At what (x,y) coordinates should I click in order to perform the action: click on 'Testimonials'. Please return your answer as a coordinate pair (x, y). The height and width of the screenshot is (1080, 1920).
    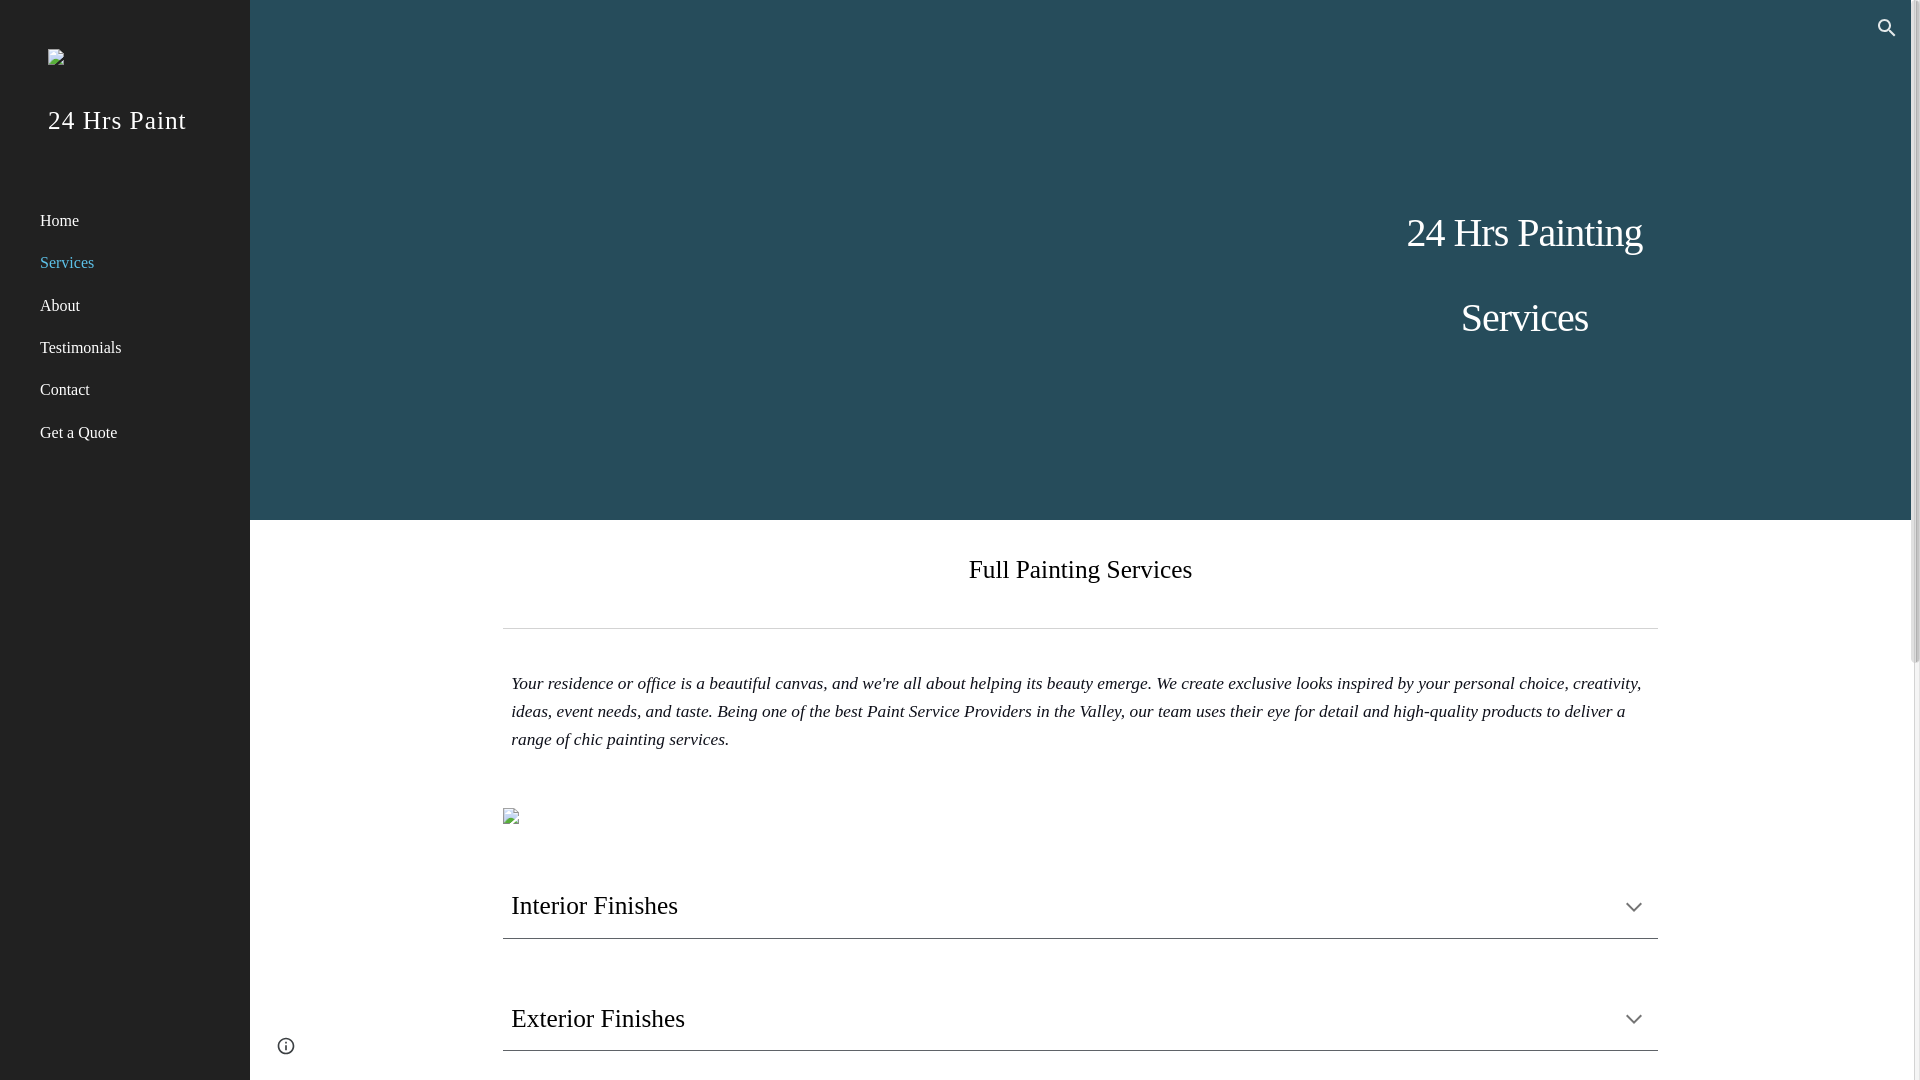
    Looking at the image, I should click on (35, 346).